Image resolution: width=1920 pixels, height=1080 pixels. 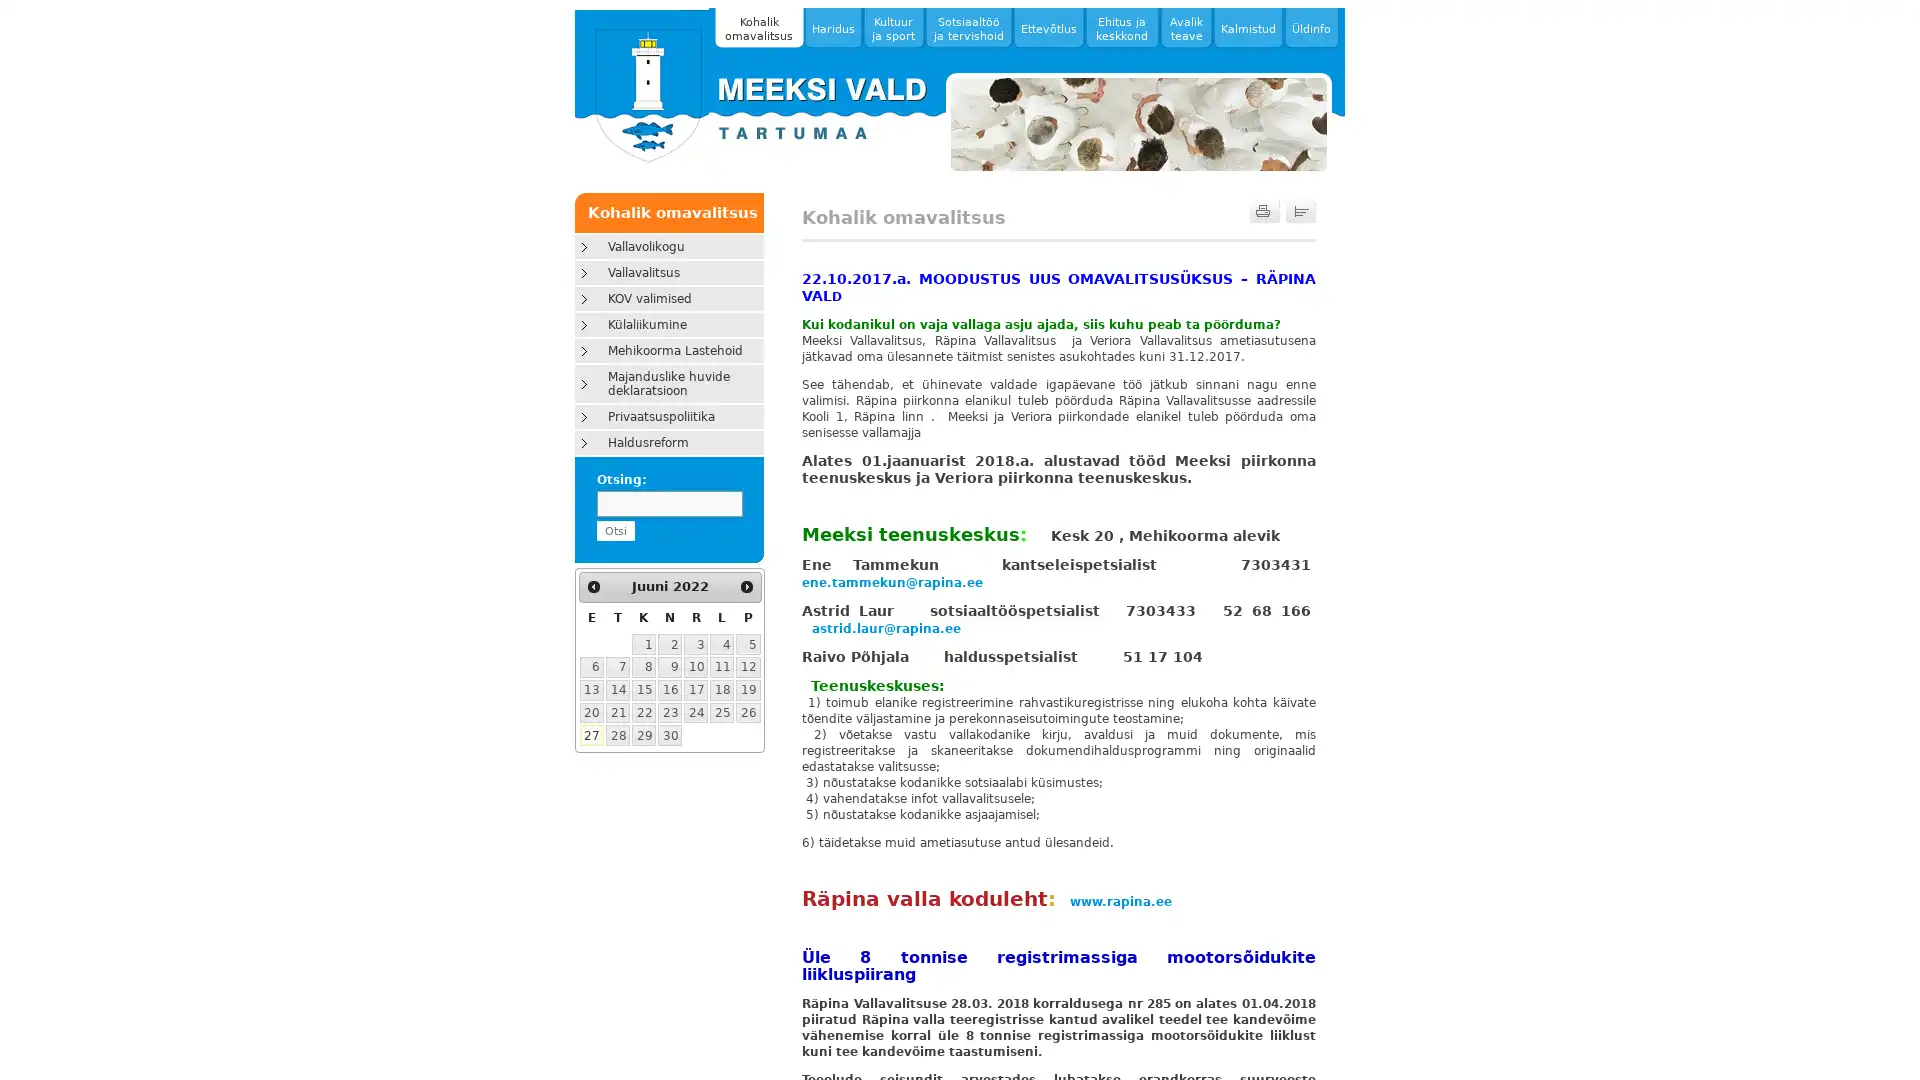 What do you see at coordinates (613, 530) in the screenshot?
I see `Otsi` at bounding box center [613, 530].